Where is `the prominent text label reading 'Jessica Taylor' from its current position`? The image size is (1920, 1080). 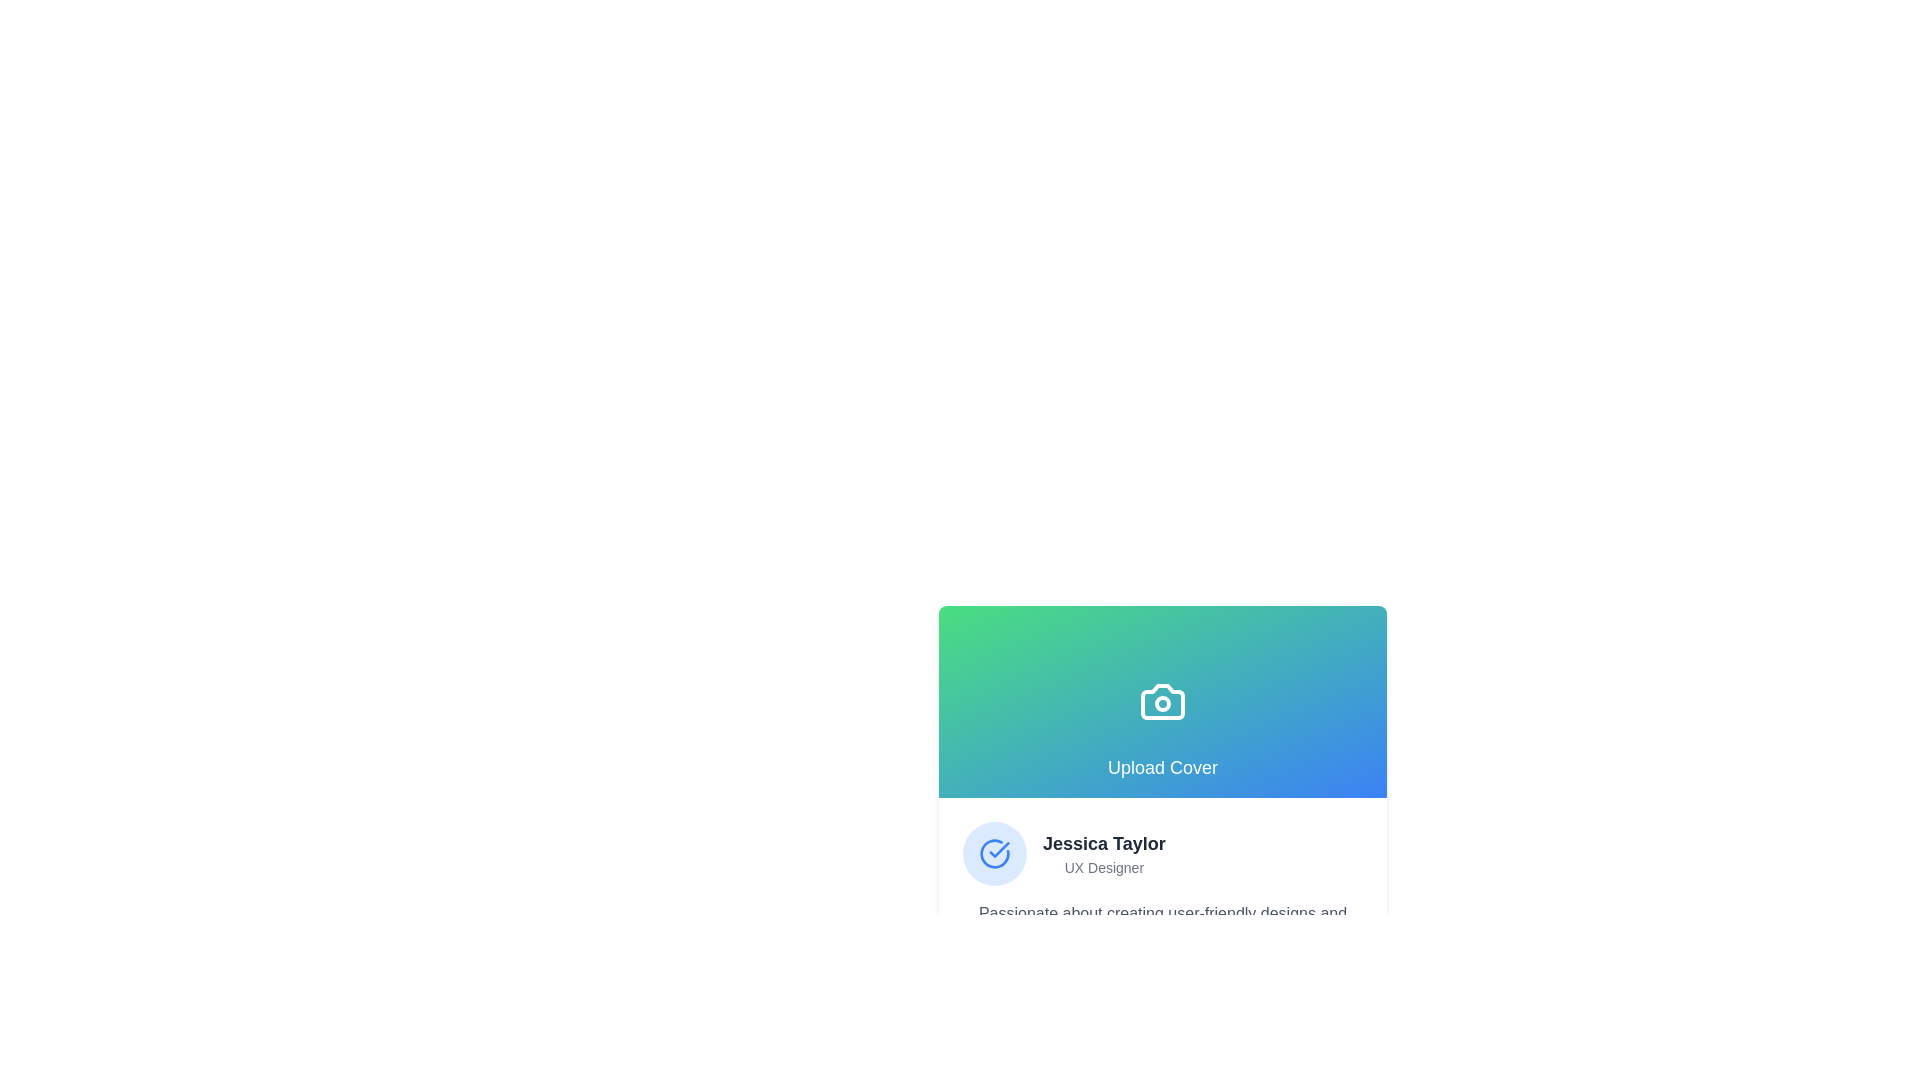 the prominent text label reading 'Jessica Taylor' from its current position is located at coordinates (1103, 844).